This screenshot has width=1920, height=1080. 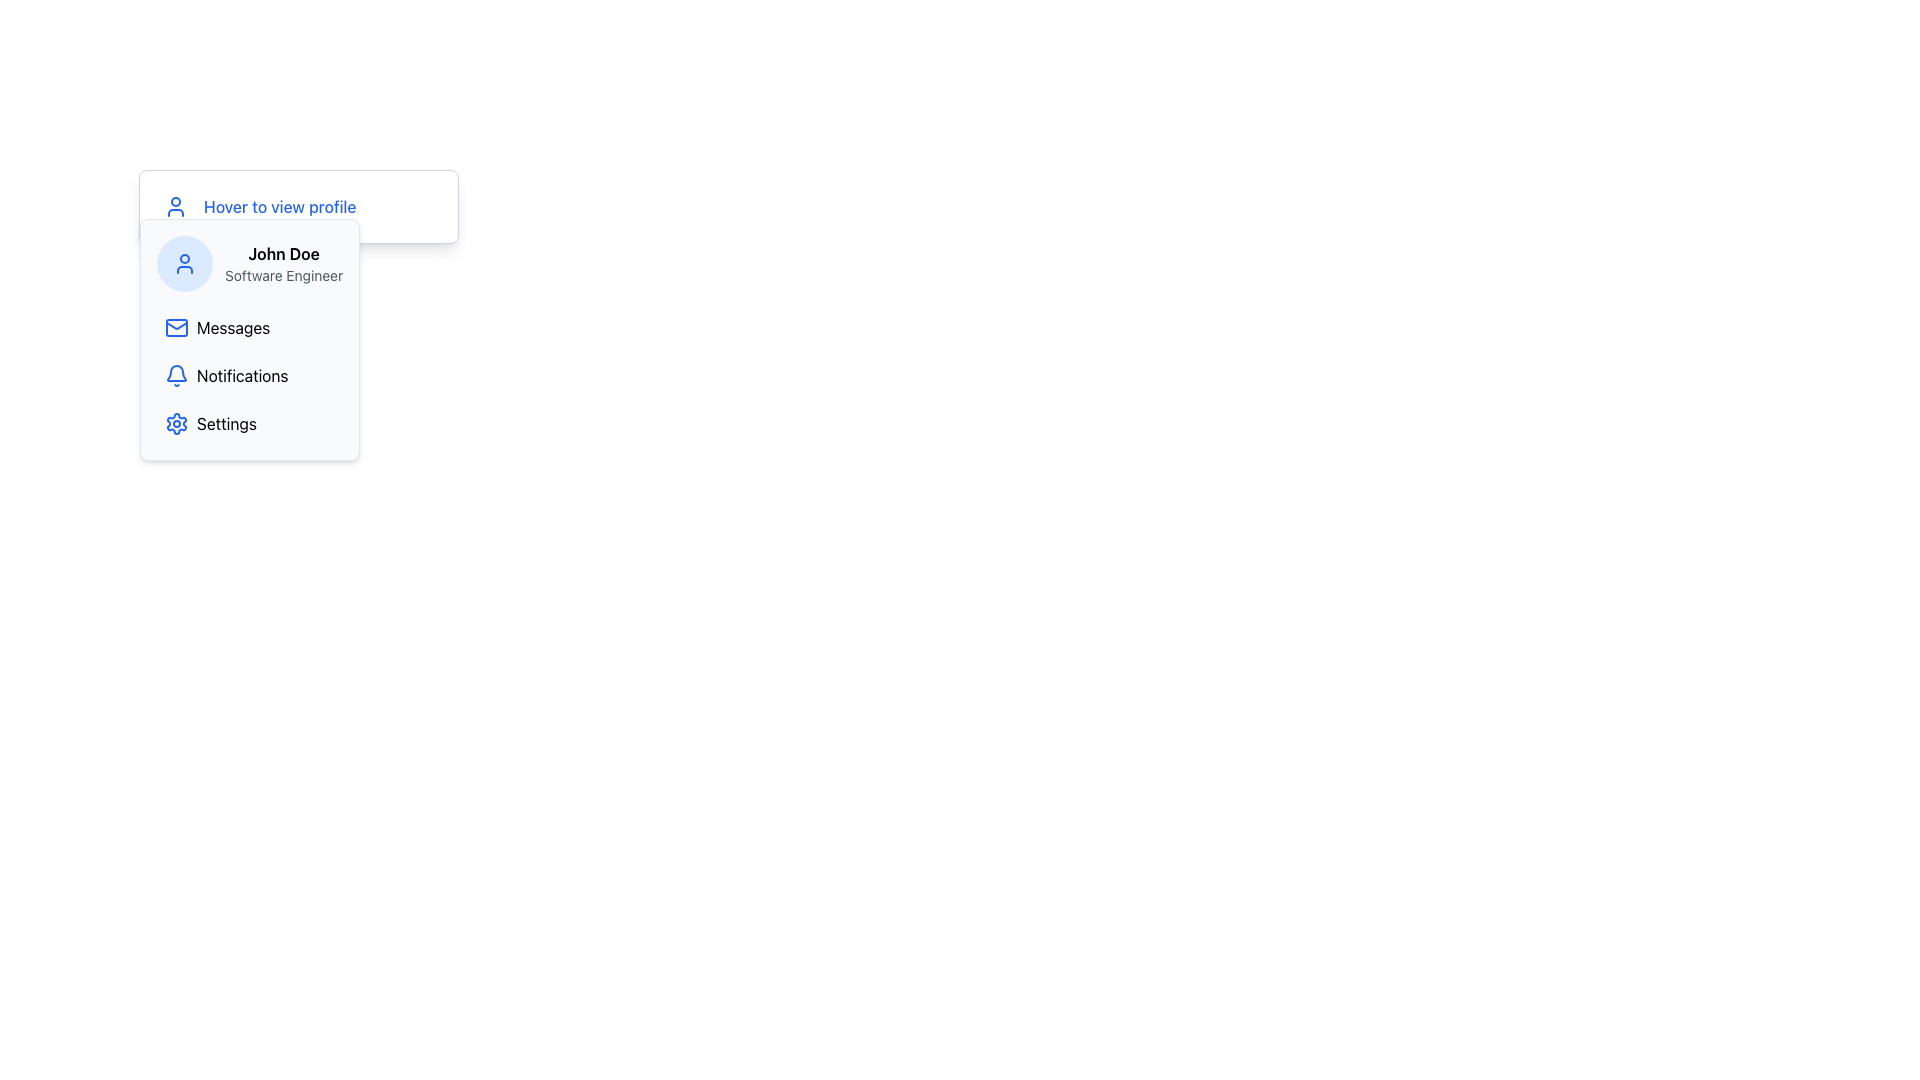 What do you see at coordinates (283, 276) in the screenshot?
I see `the Static Label that displays the job title 'Software Engineer', located centrally below the 'John Doe' text in the dropdown menu` at bounding box center [283, 276].